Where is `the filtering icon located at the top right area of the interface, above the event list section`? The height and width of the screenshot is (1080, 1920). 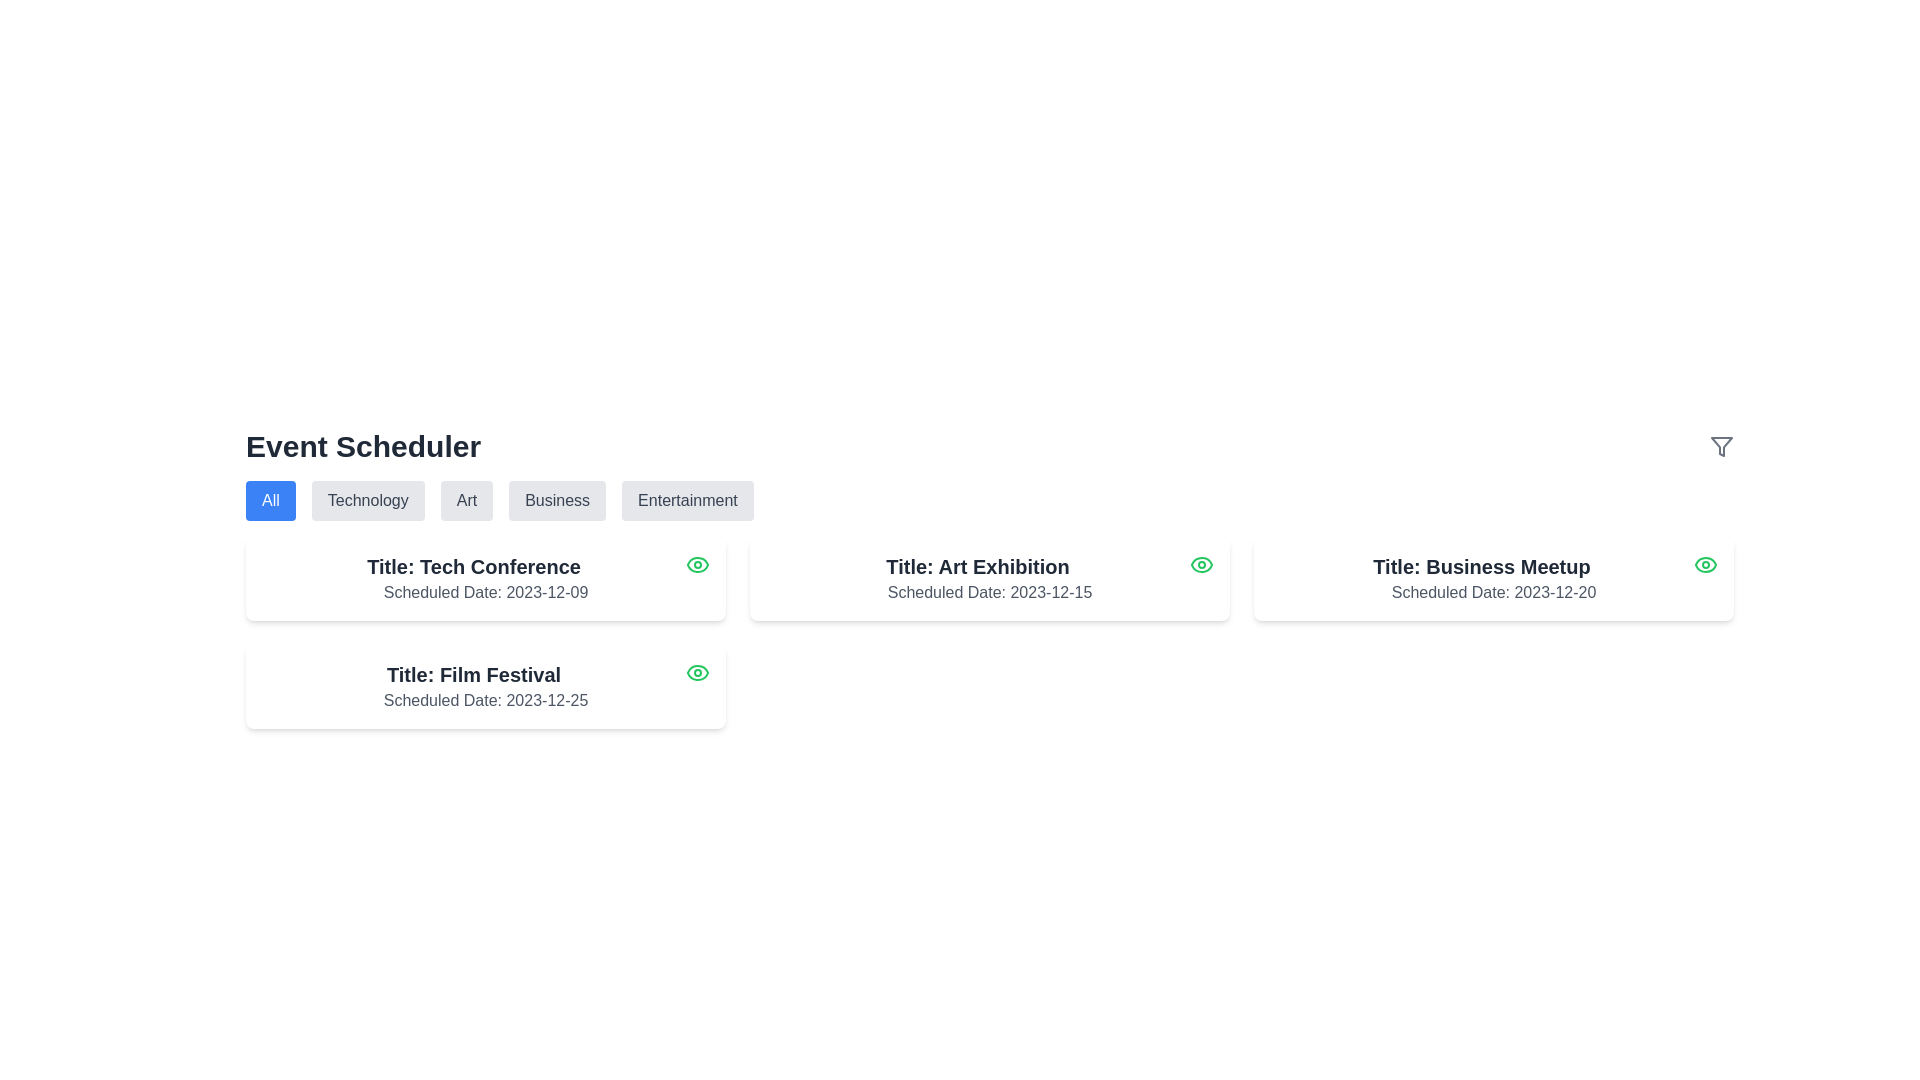 the filtering icon located at the top right area of the interface, above the event list section is located at coordinates (1721, 446).